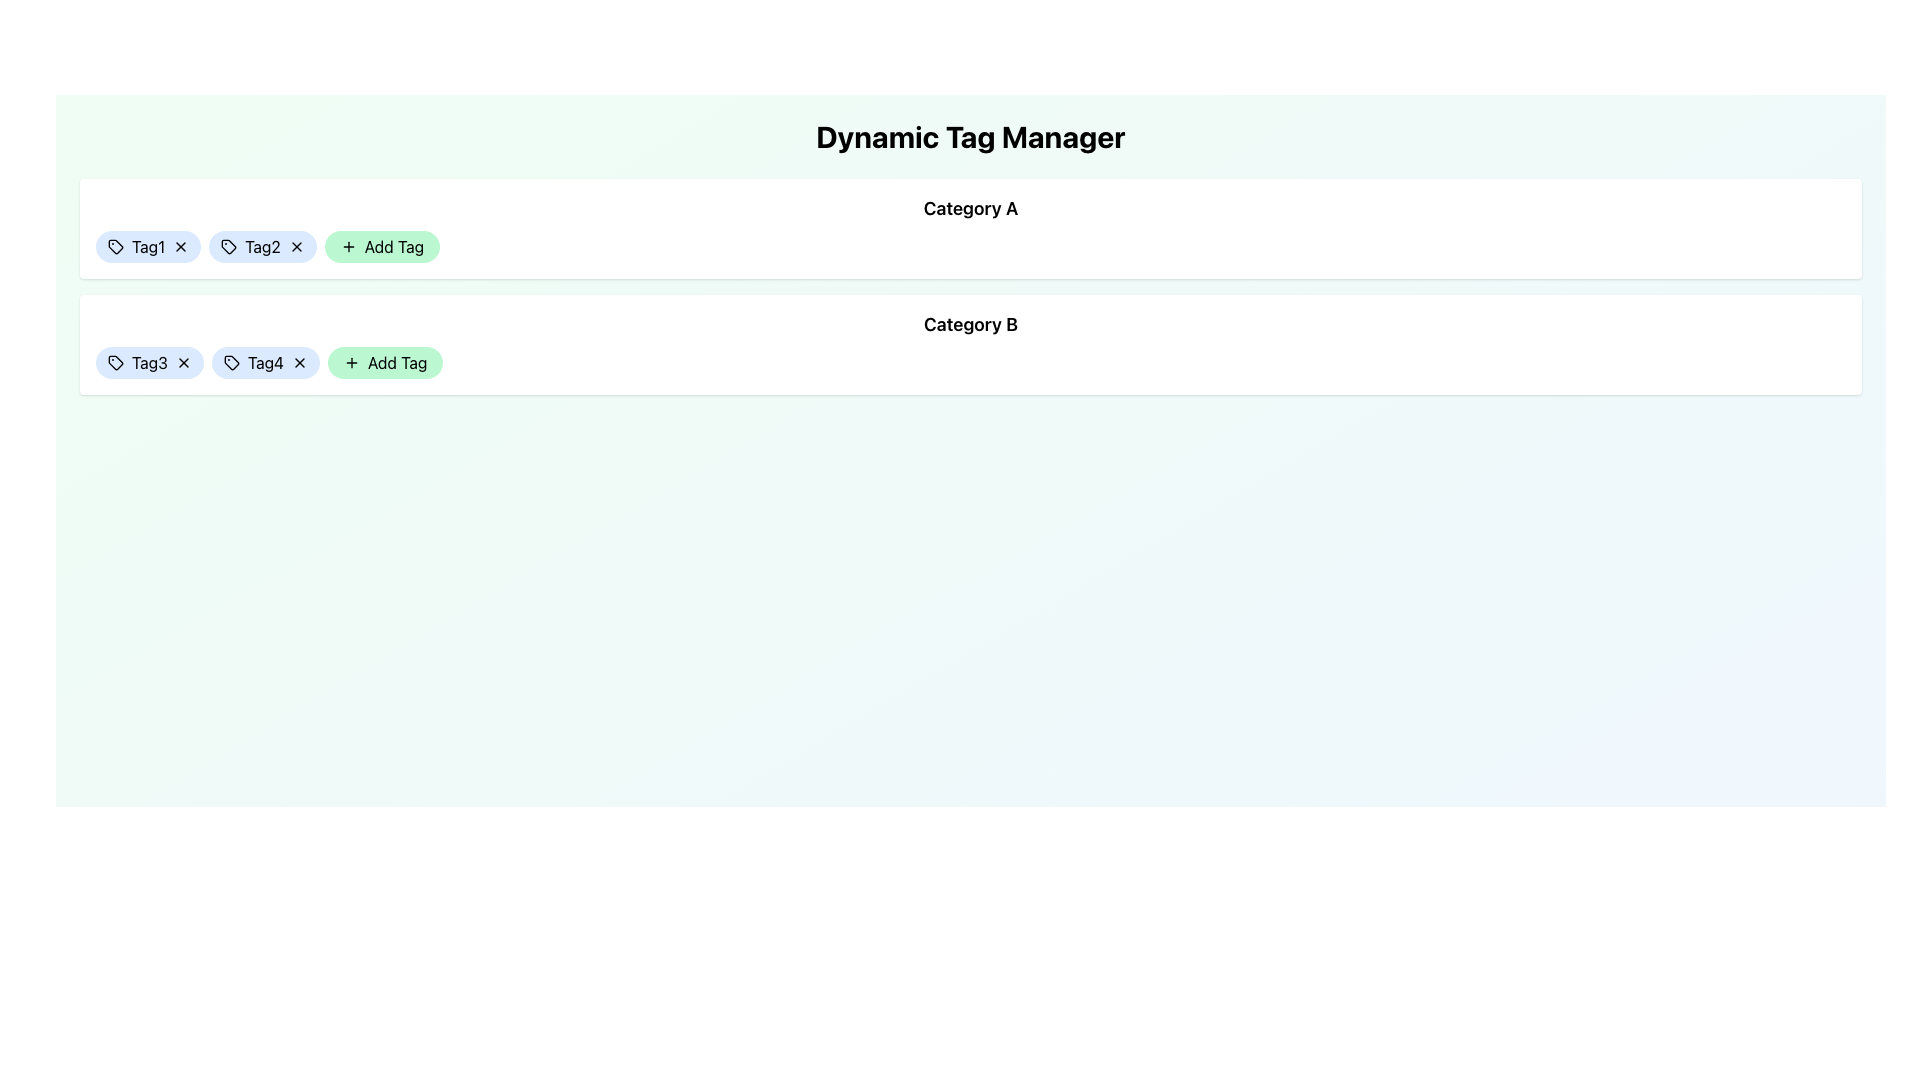  I want to click on the dark gray price tag icon located to the left of the 'Tag3' pill-shaped button in the 'Category B' section, so click(114, 362).